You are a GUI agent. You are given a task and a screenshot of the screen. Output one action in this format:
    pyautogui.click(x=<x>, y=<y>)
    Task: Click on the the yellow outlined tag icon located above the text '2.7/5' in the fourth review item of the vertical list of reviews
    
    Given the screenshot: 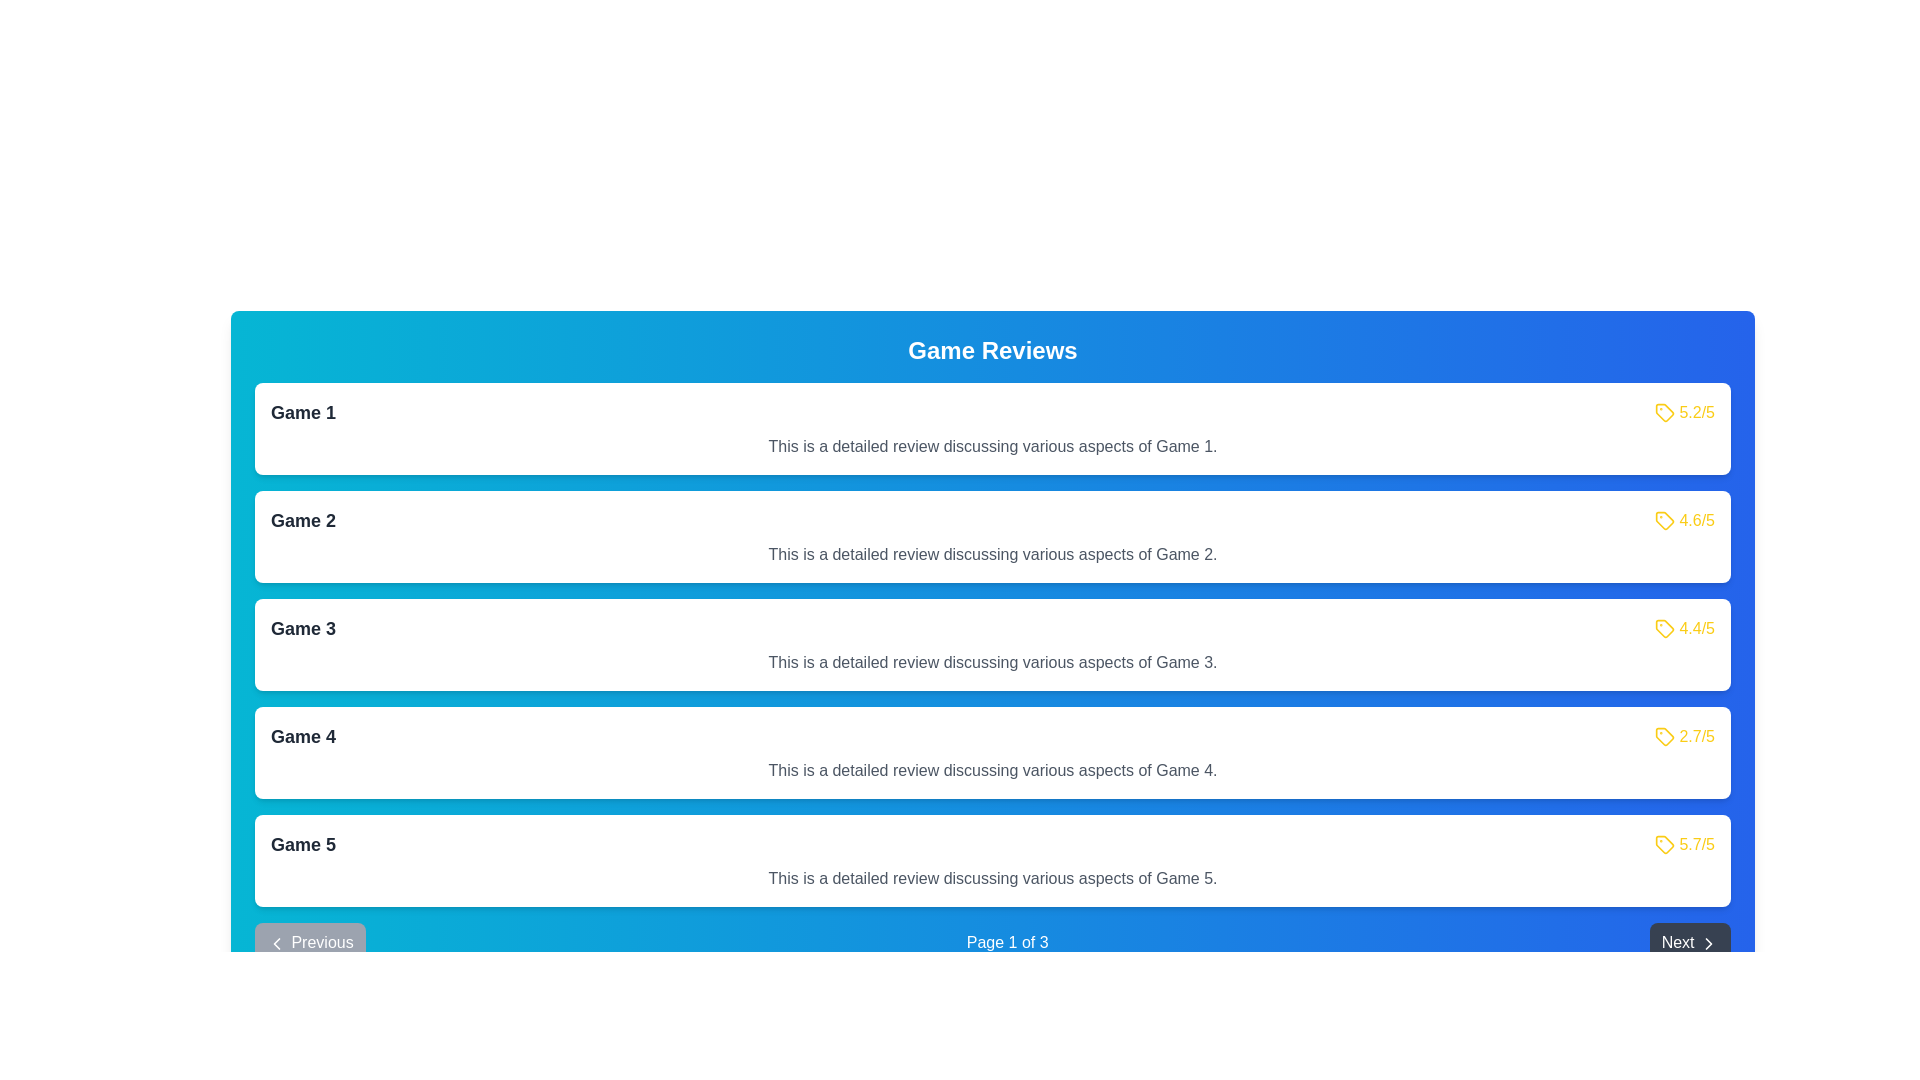 What is the action you would take?
    pyautogui.click(x=1665, y=736)
    